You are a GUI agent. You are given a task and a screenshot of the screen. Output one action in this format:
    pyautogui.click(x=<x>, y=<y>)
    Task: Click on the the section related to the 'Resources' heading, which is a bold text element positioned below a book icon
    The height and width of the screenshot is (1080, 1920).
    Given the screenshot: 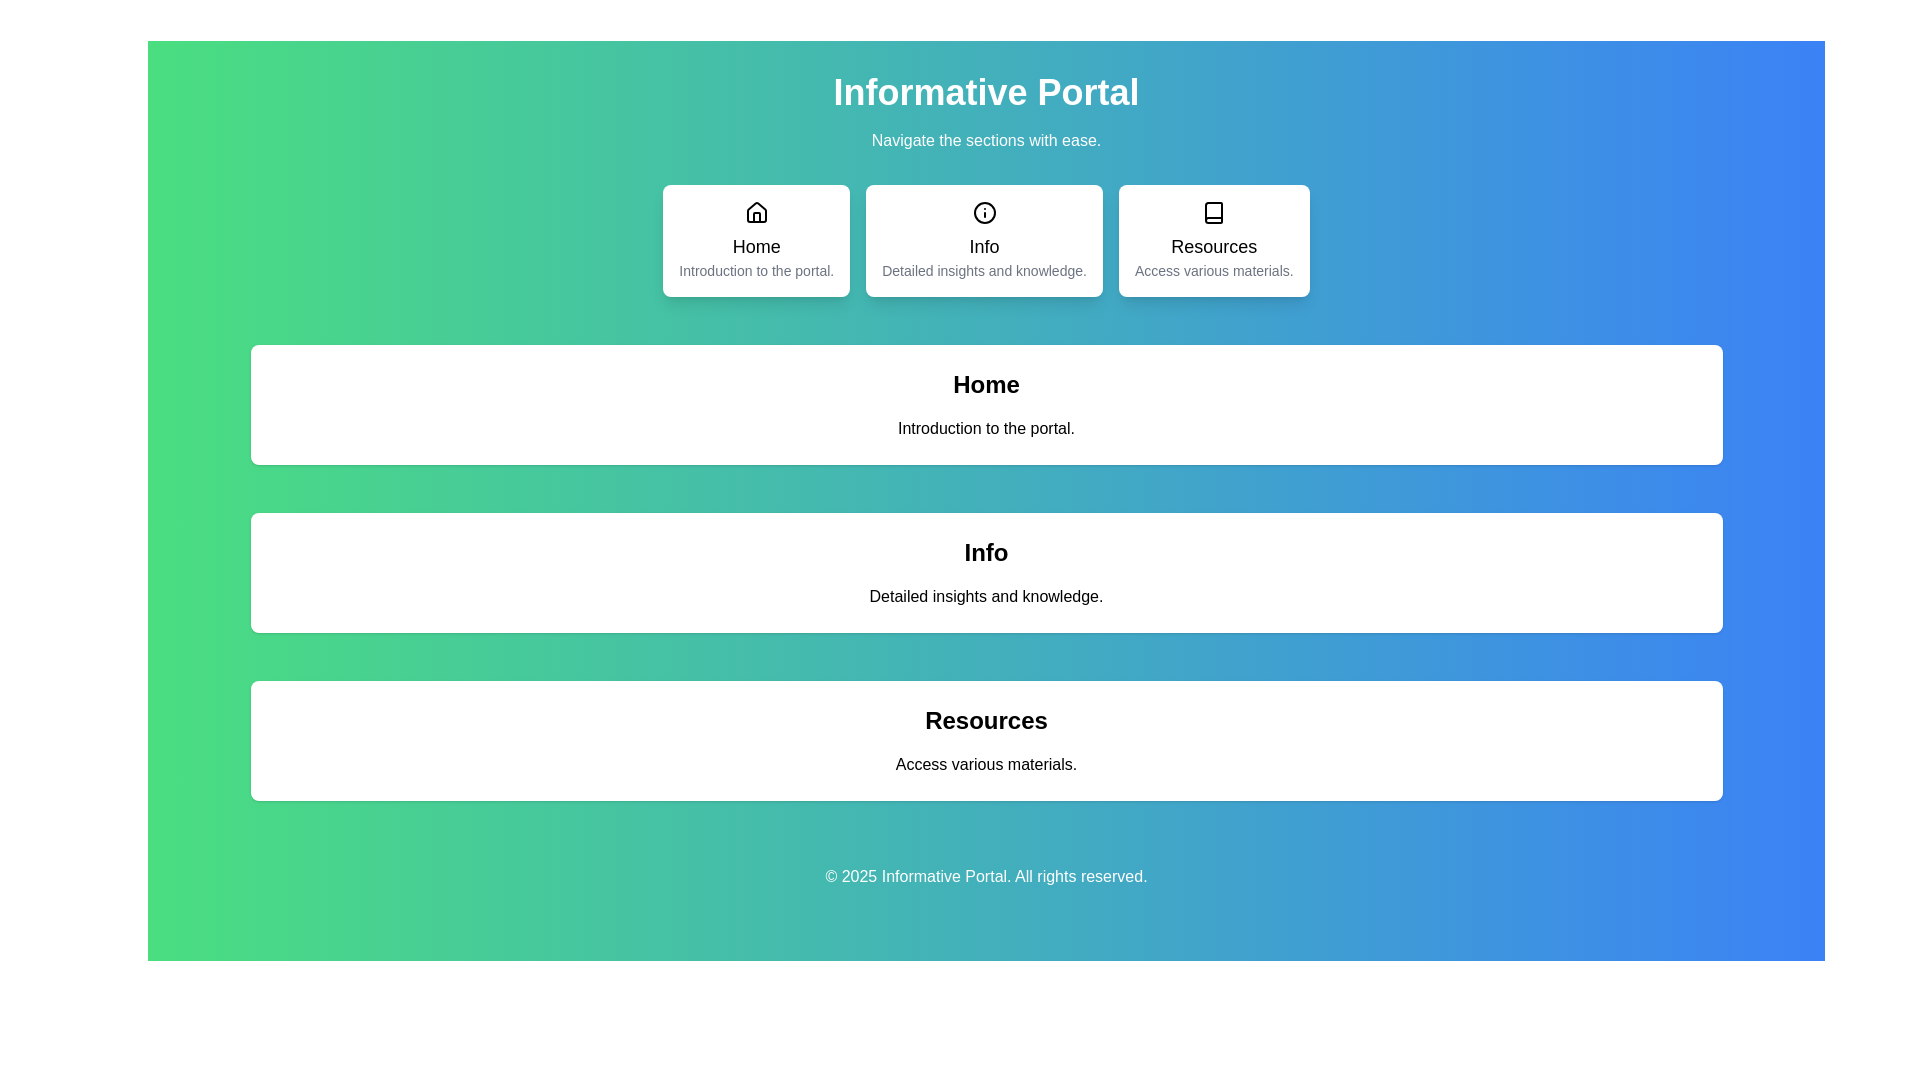 What is the action you would take?
    pyautogui.click(x=1213, y=245)
    